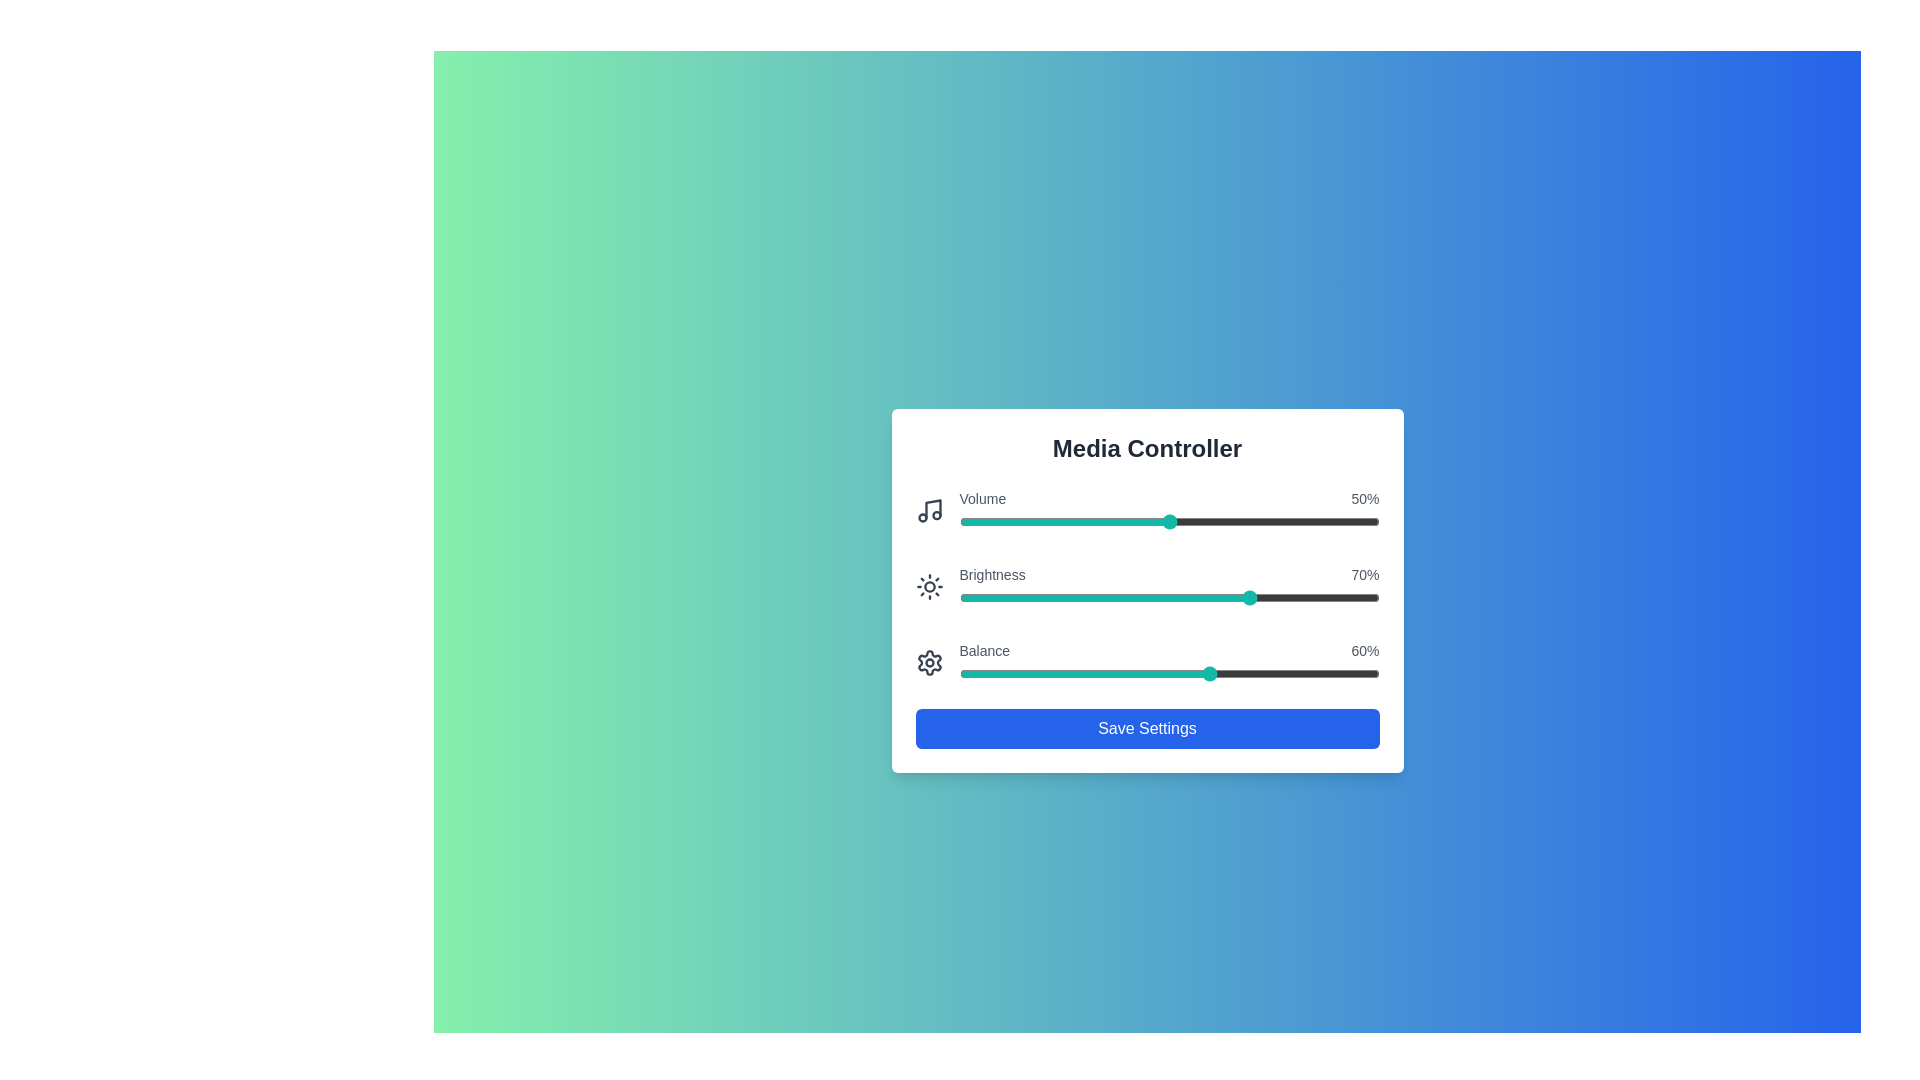  What do you see at coordinates (1140, 520) in the screenshot?
I see `the volume slider to 43% by dragging the slider handle` at bounding box center [1140, 520].